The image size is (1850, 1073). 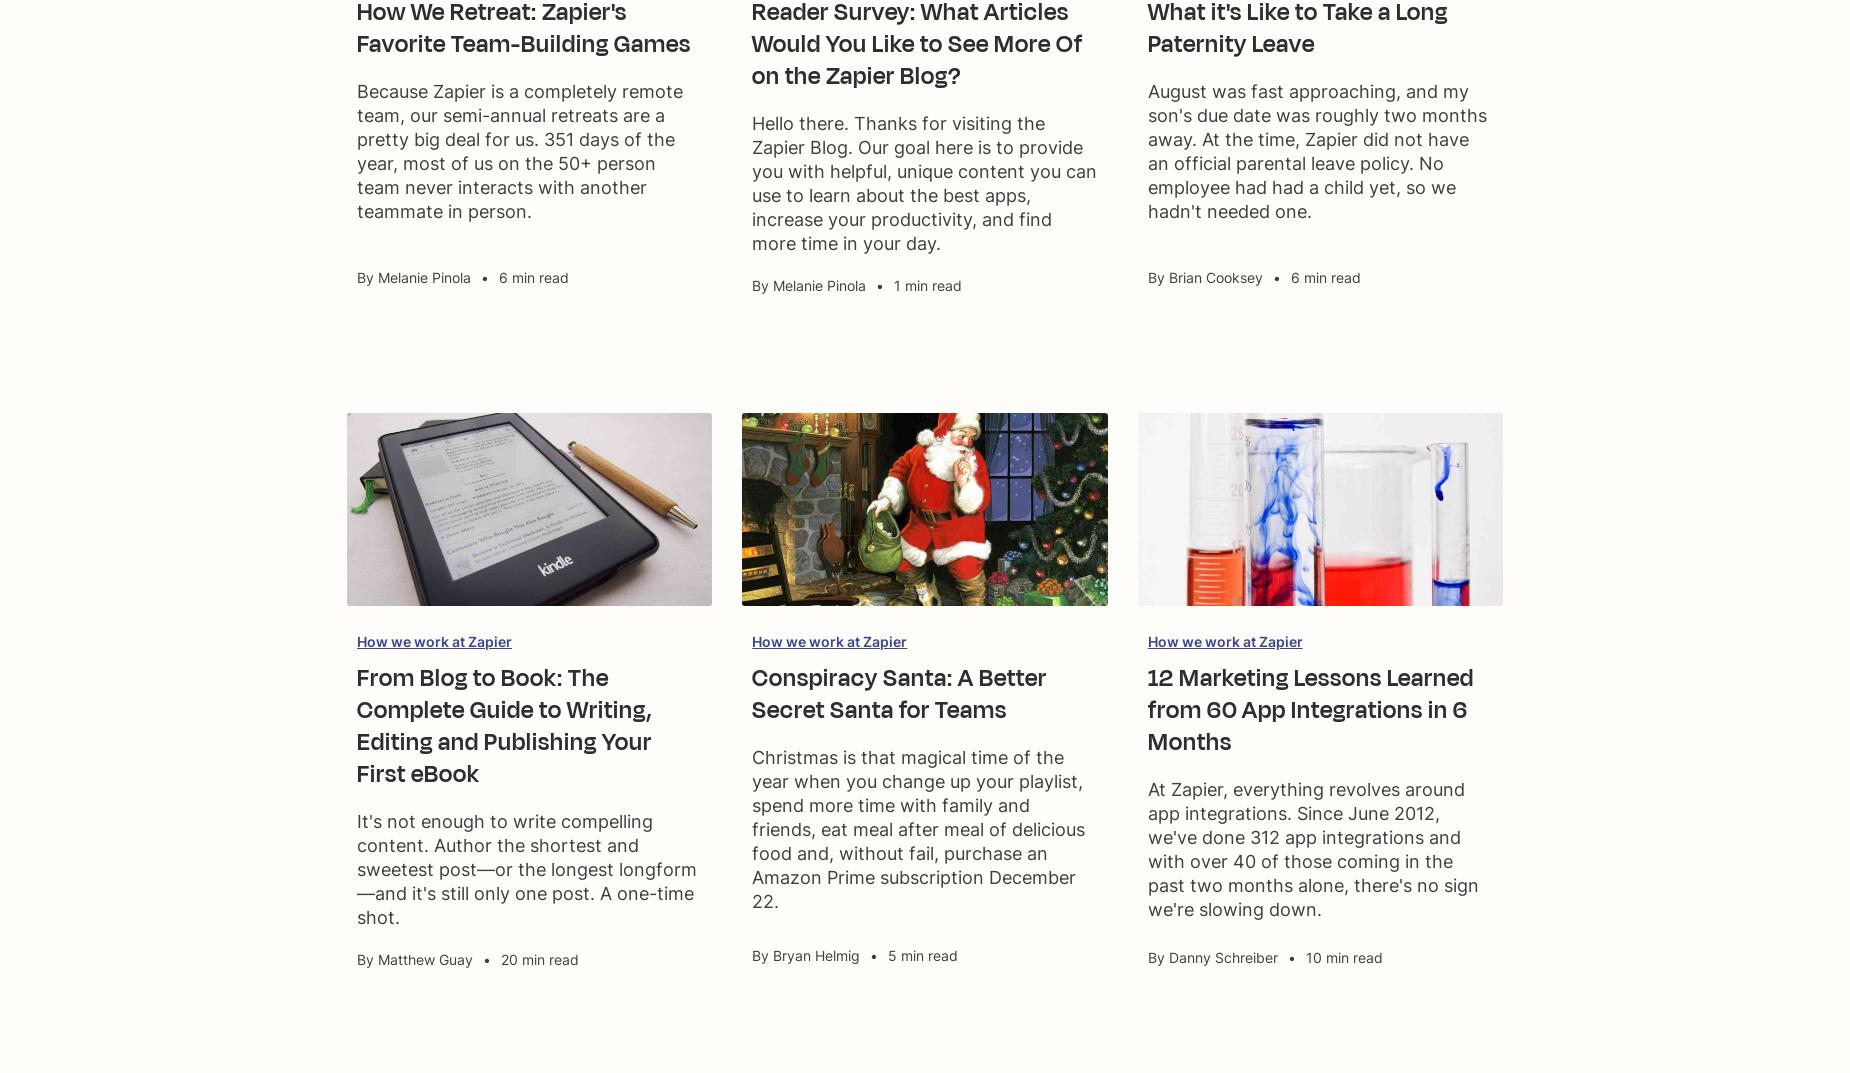 I want to click on 'August was fast approaching, and my son's due date was roughly two months away. At the time, Zapier did not have an official parental leave policy. No employee had had a child yet, so we hadn't needed one.', so click(x=1315, y=150).